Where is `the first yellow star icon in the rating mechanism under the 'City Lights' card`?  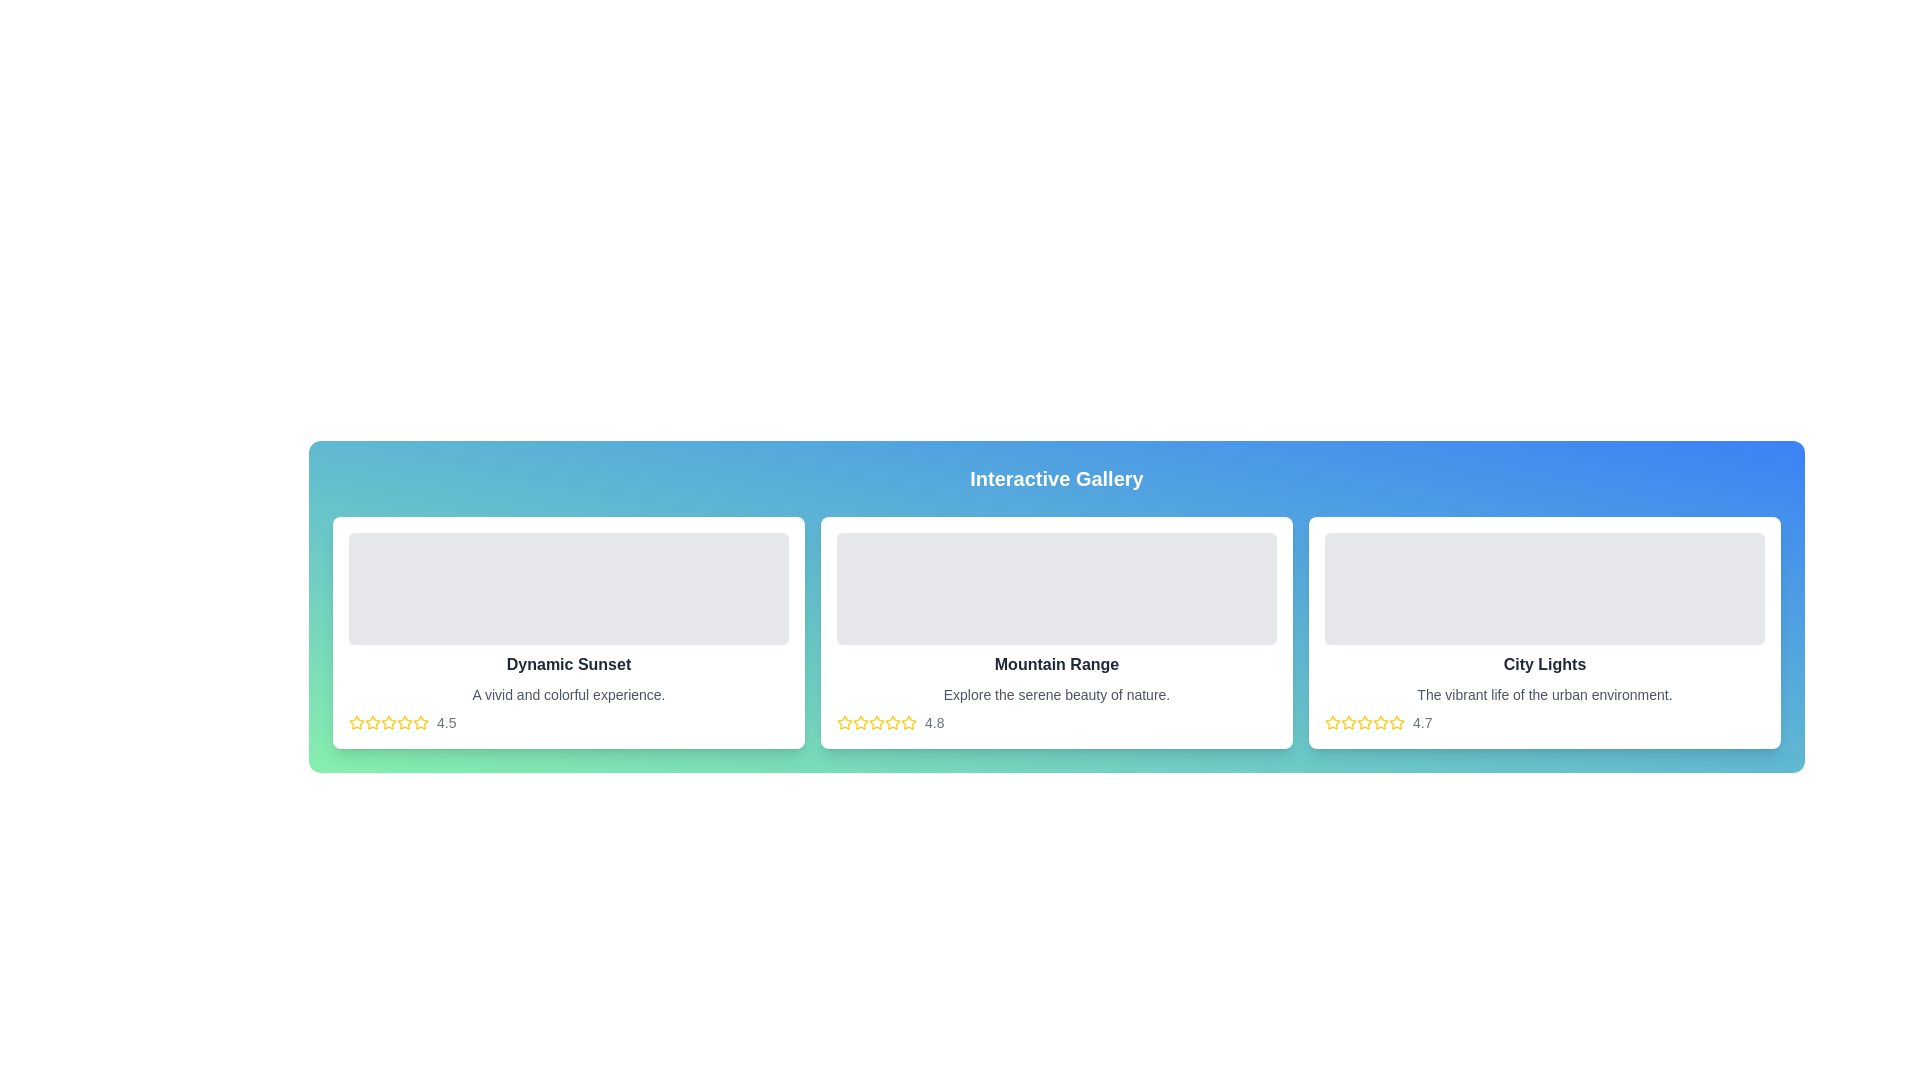
the first yellow star icon in the rating mechanism under the 'City Lights' card is located at coordinates (1348, 721).